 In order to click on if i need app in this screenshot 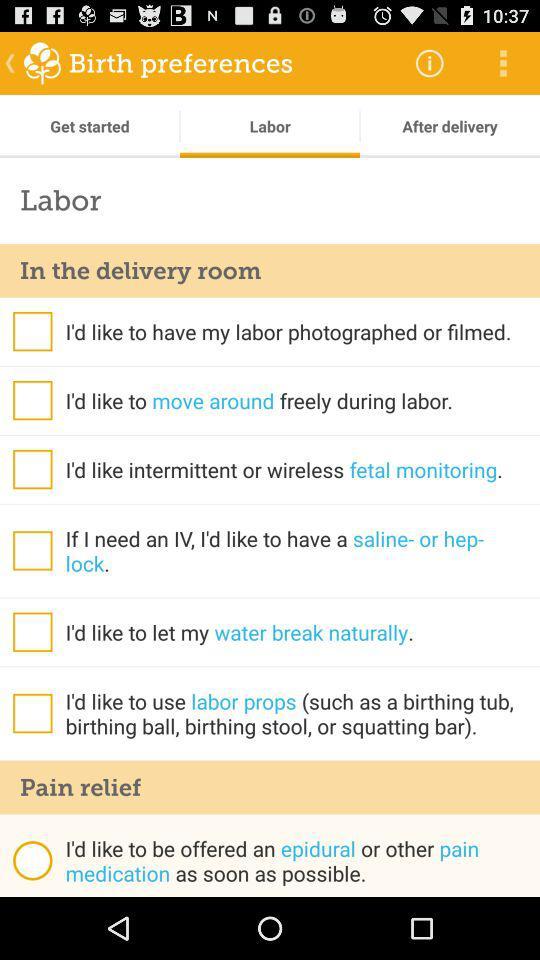, I will do `click(301, 550)`.